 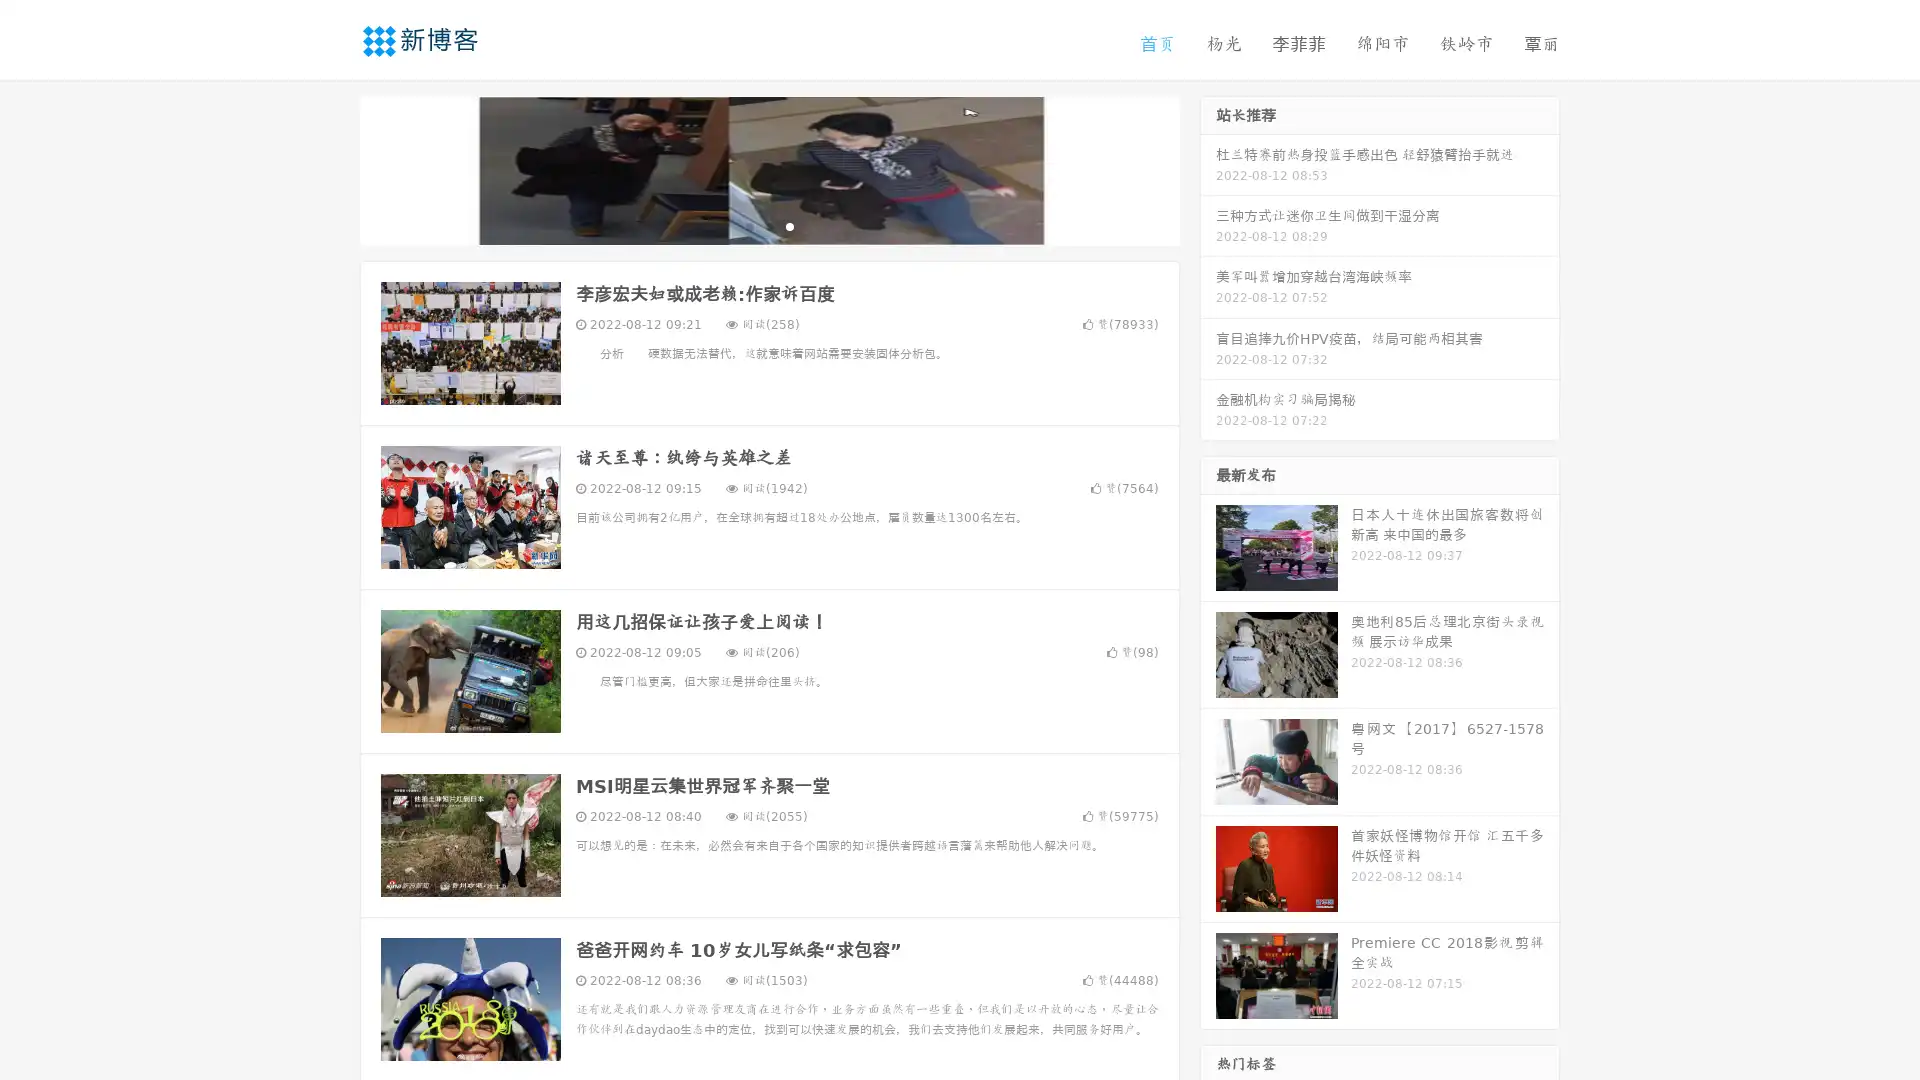 I want to click on Previous slide, so click(x=330, y=168).